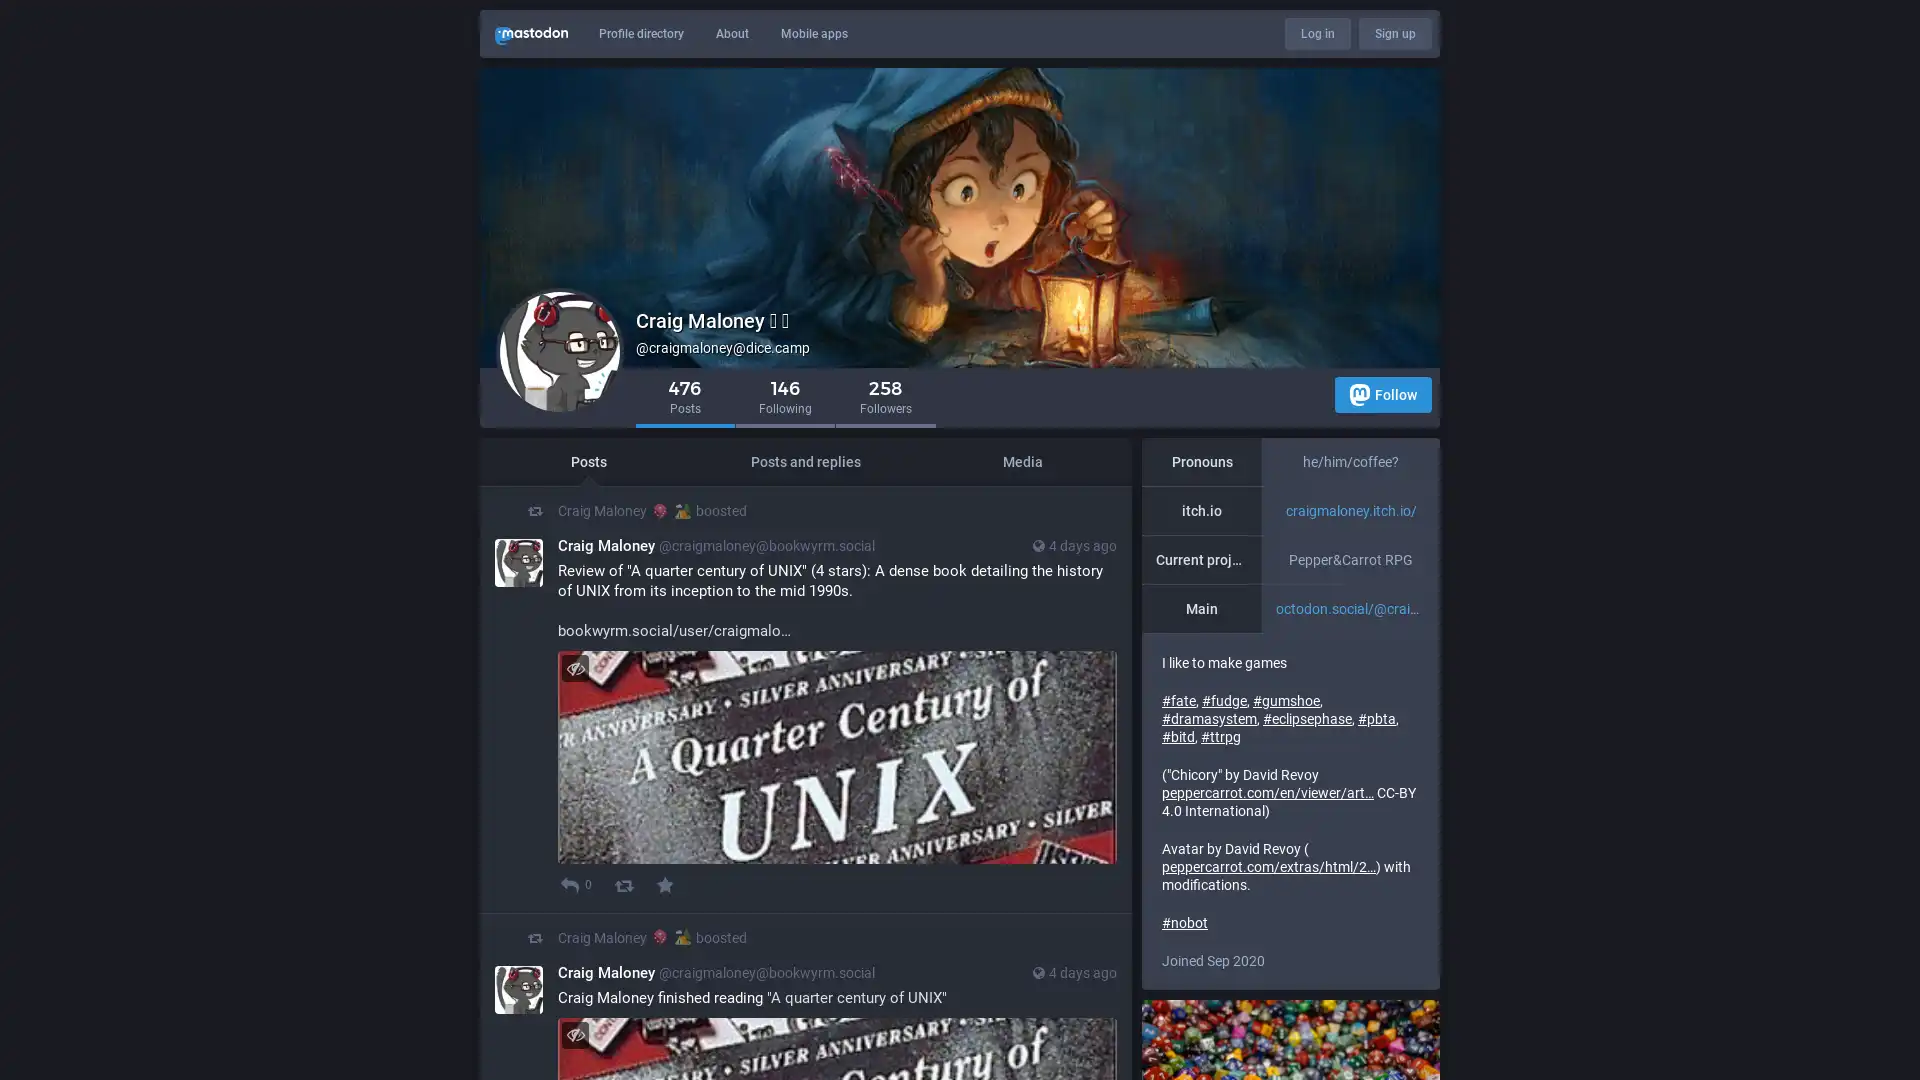 The image size is (1920, 1080). I want to click on Hide image, so click(574, 668).